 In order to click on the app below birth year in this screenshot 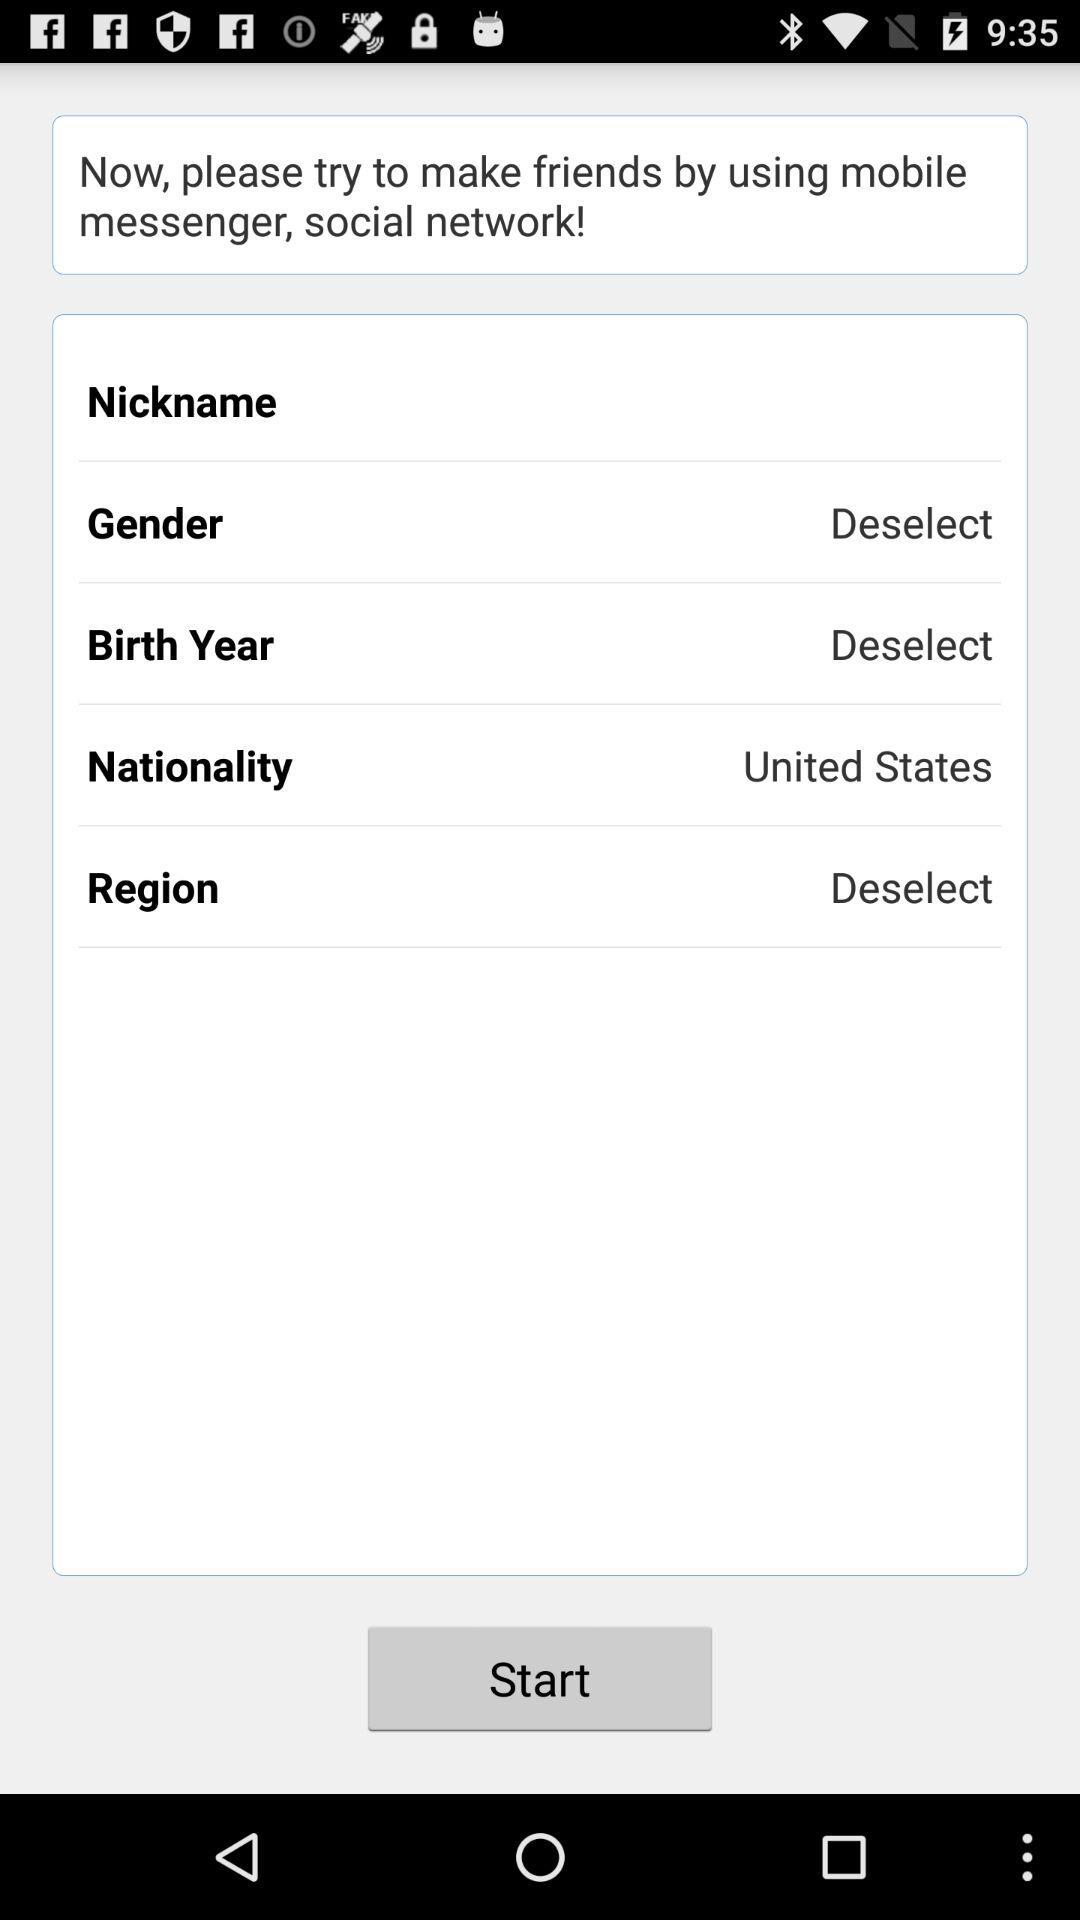, I will do `click(414, 763)`.